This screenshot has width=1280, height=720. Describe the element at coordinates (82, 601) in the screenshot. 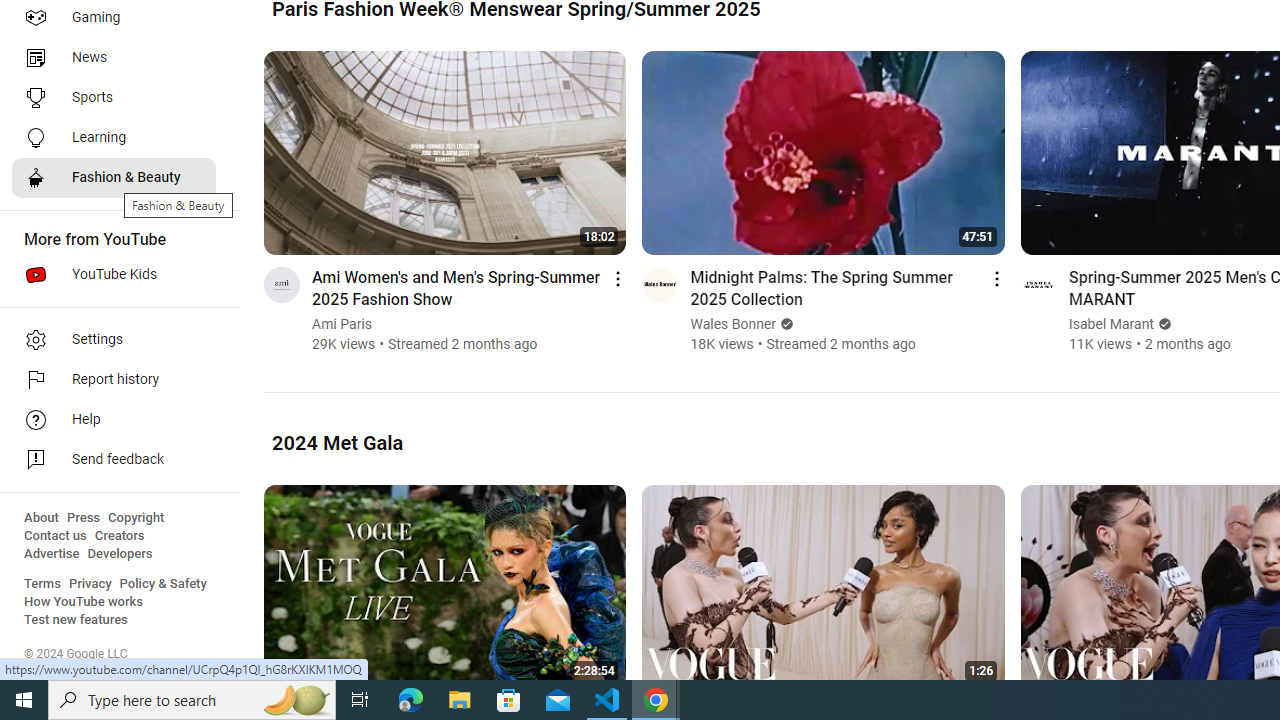

I see `'How YouTube works'` at that location.